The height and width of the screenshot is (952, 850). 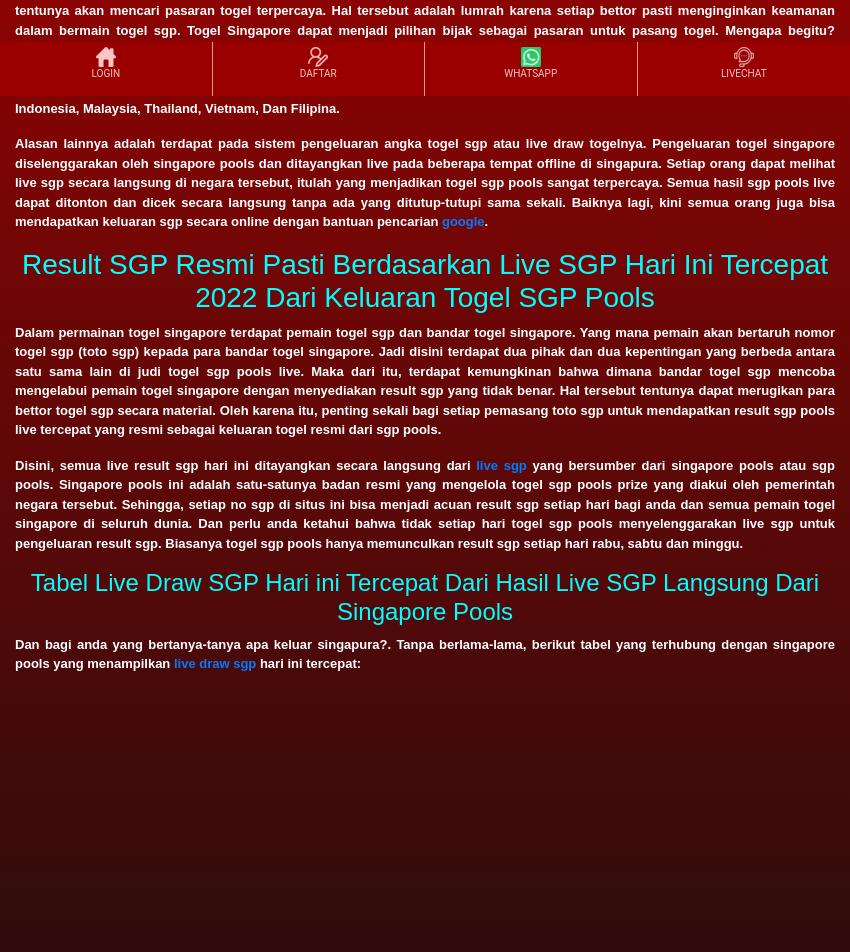 I want to click on 'yang bersumber dari singapore pools atau sgp pools. Singapore pools ini adalah satu-satunya badan resmi yang mengelola togel sgp pools prize yang diakui oleh pemerintah negara tersebut. Sehingga, setiap no sgp di situs ini bisa menjadi acuan result sgp setiap hari bagi anda dan semua pemain togel singapore di seluruh dunia. Dan perlu anda ketahui bahwa tidak setiap hari togel sgp pools menyelenggarakan live sgp untuk pengeluaran result sgp. Biasanya togel sgp pools hanya memunculkan result sgp setiap hari rabu, sabtu dan minggu.', so click(x=425, y=503).